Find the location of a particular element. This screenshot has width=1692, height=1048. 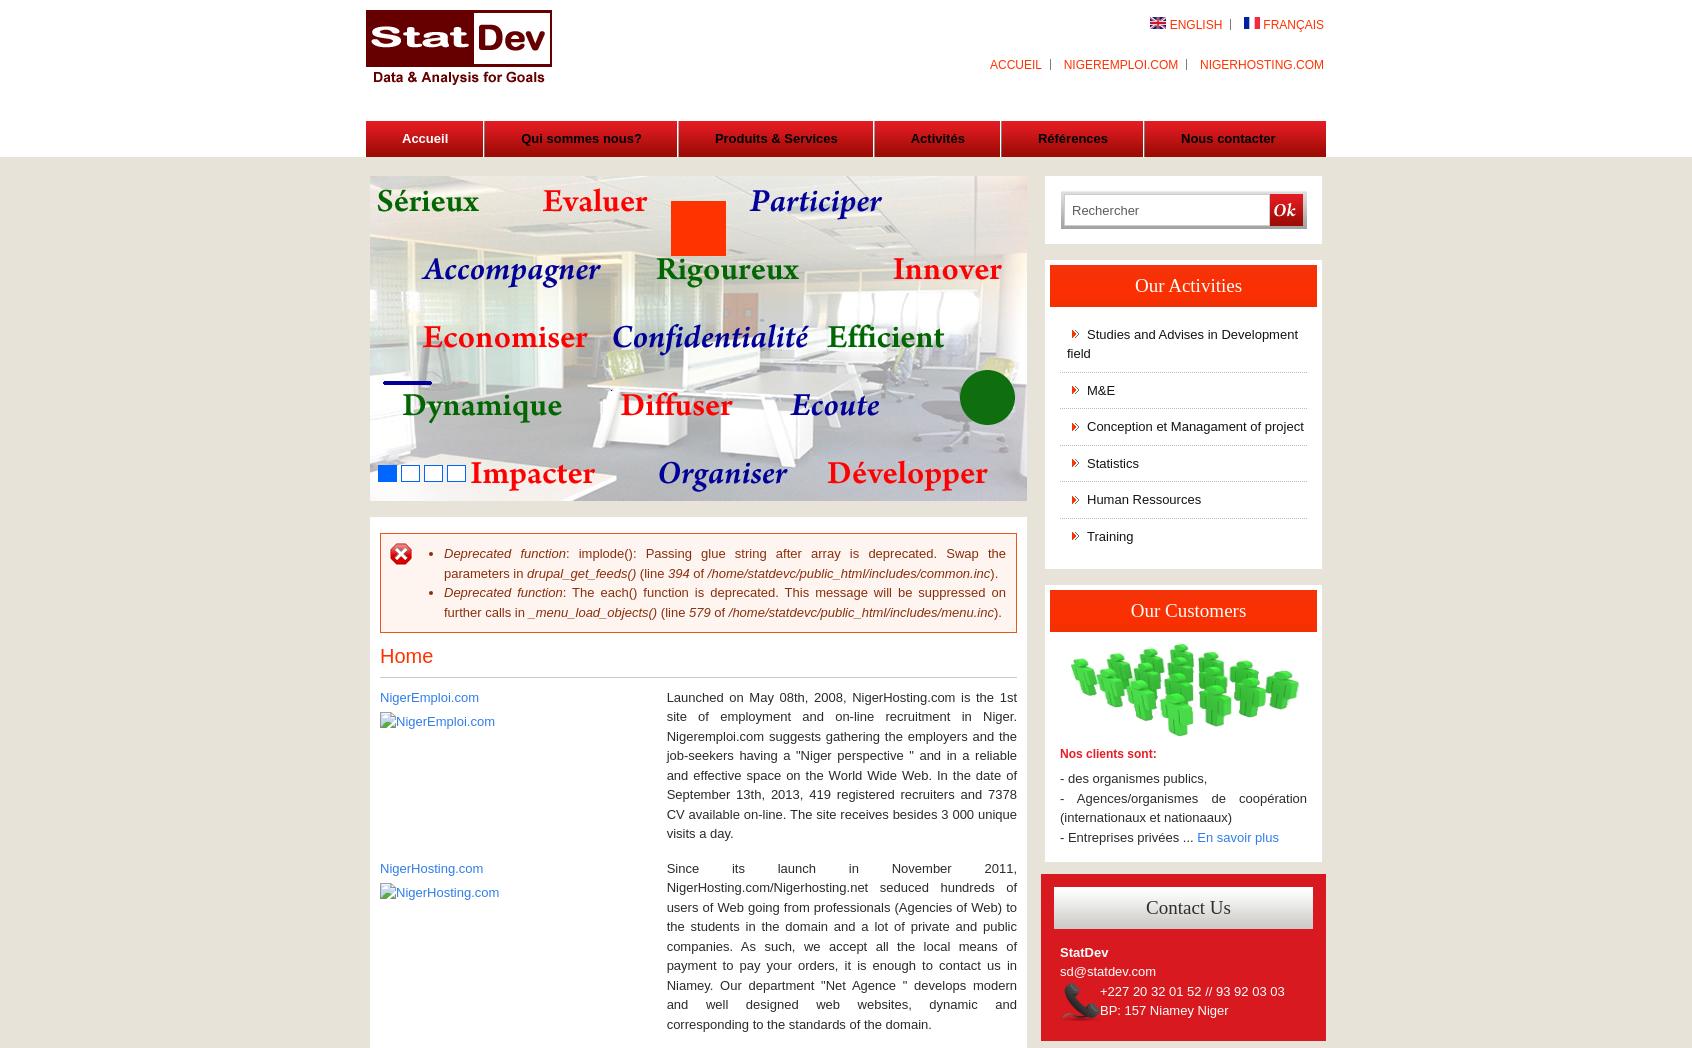

'Studies and Advises in Development field' is located at coordinates (1066, 343).